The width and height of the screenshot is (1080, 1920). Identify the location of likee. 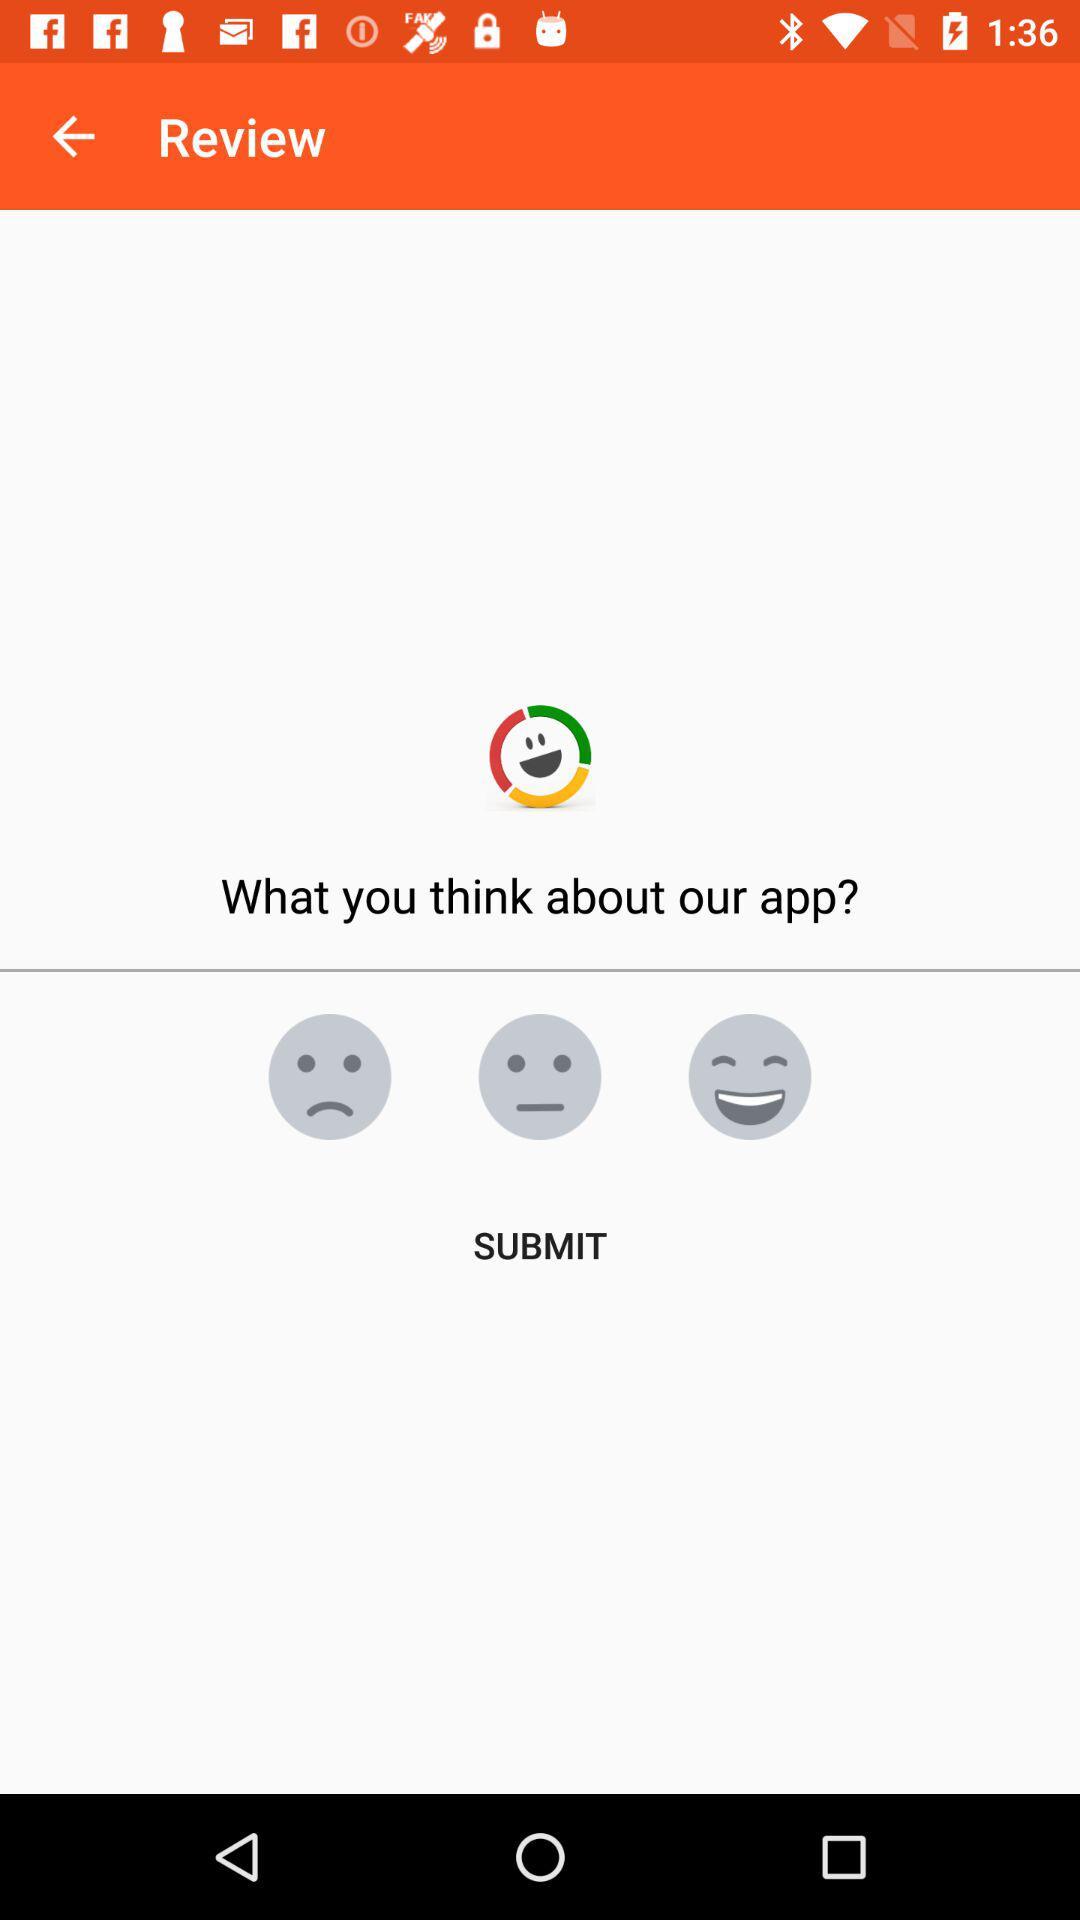
(540, 1075).